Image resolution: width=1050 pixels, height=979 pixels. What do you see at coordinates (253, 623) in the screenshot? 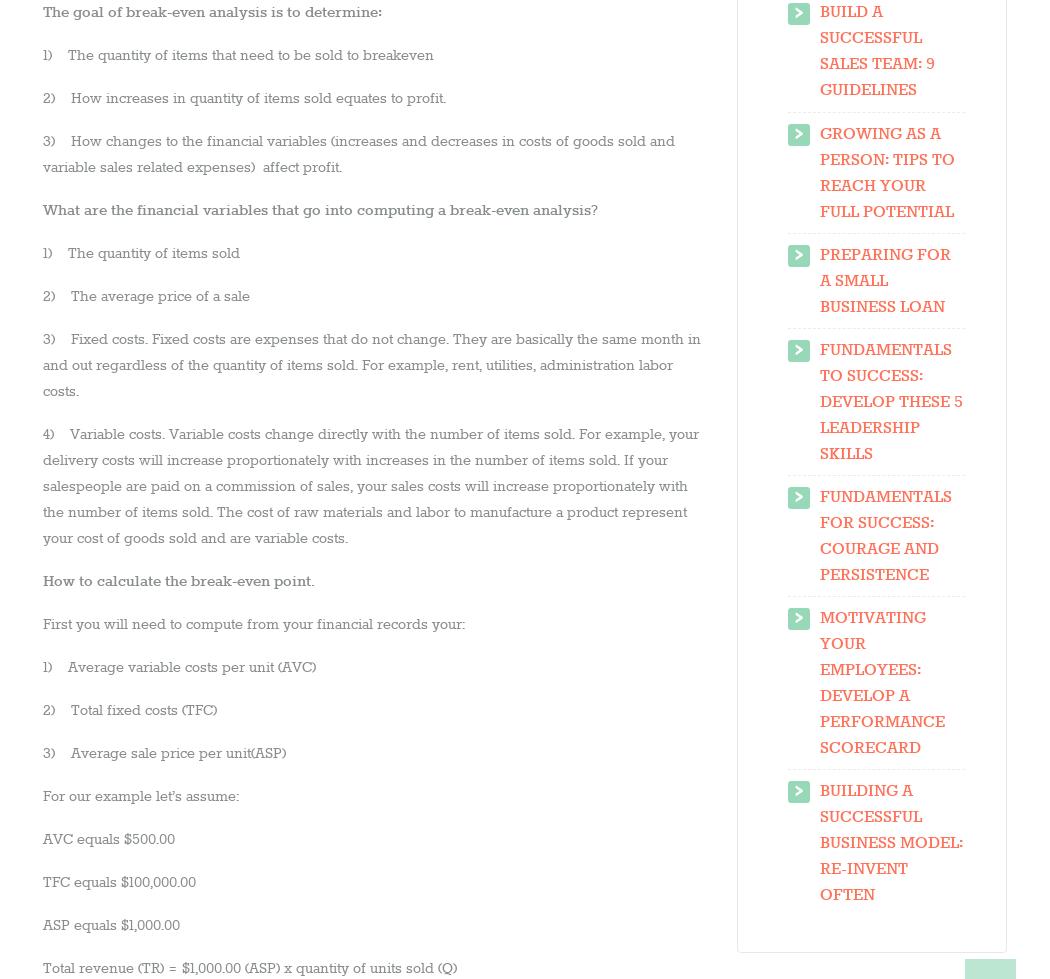
I see `'First you will need to compute from your financial records your:'` at bounding box center [253, 623].